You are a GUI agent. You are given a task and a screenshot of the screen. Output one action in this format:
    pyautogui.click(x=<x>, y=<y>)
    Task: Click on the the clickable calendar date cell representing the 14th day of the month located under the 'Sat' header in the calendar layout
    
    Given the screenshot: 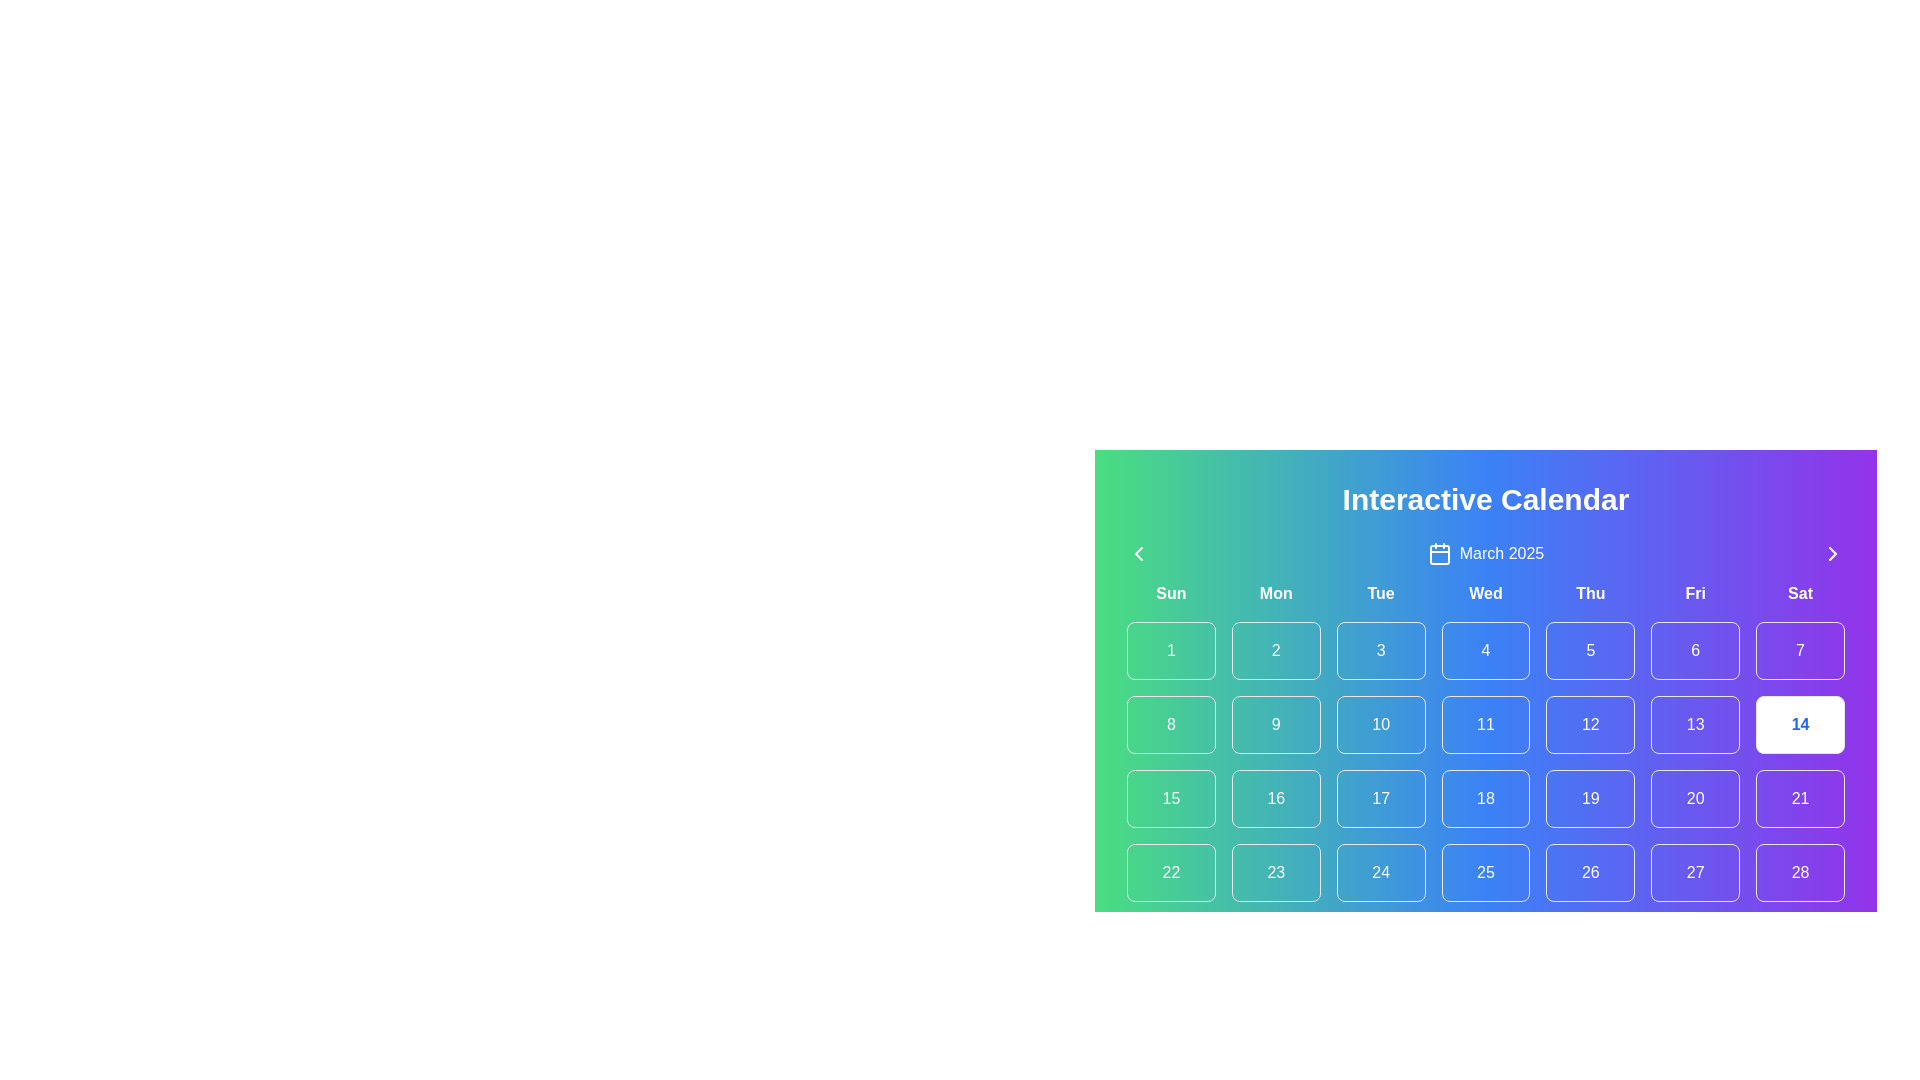 What is the action you would take?
    pyautogui.click(x=1800, y=725)
    